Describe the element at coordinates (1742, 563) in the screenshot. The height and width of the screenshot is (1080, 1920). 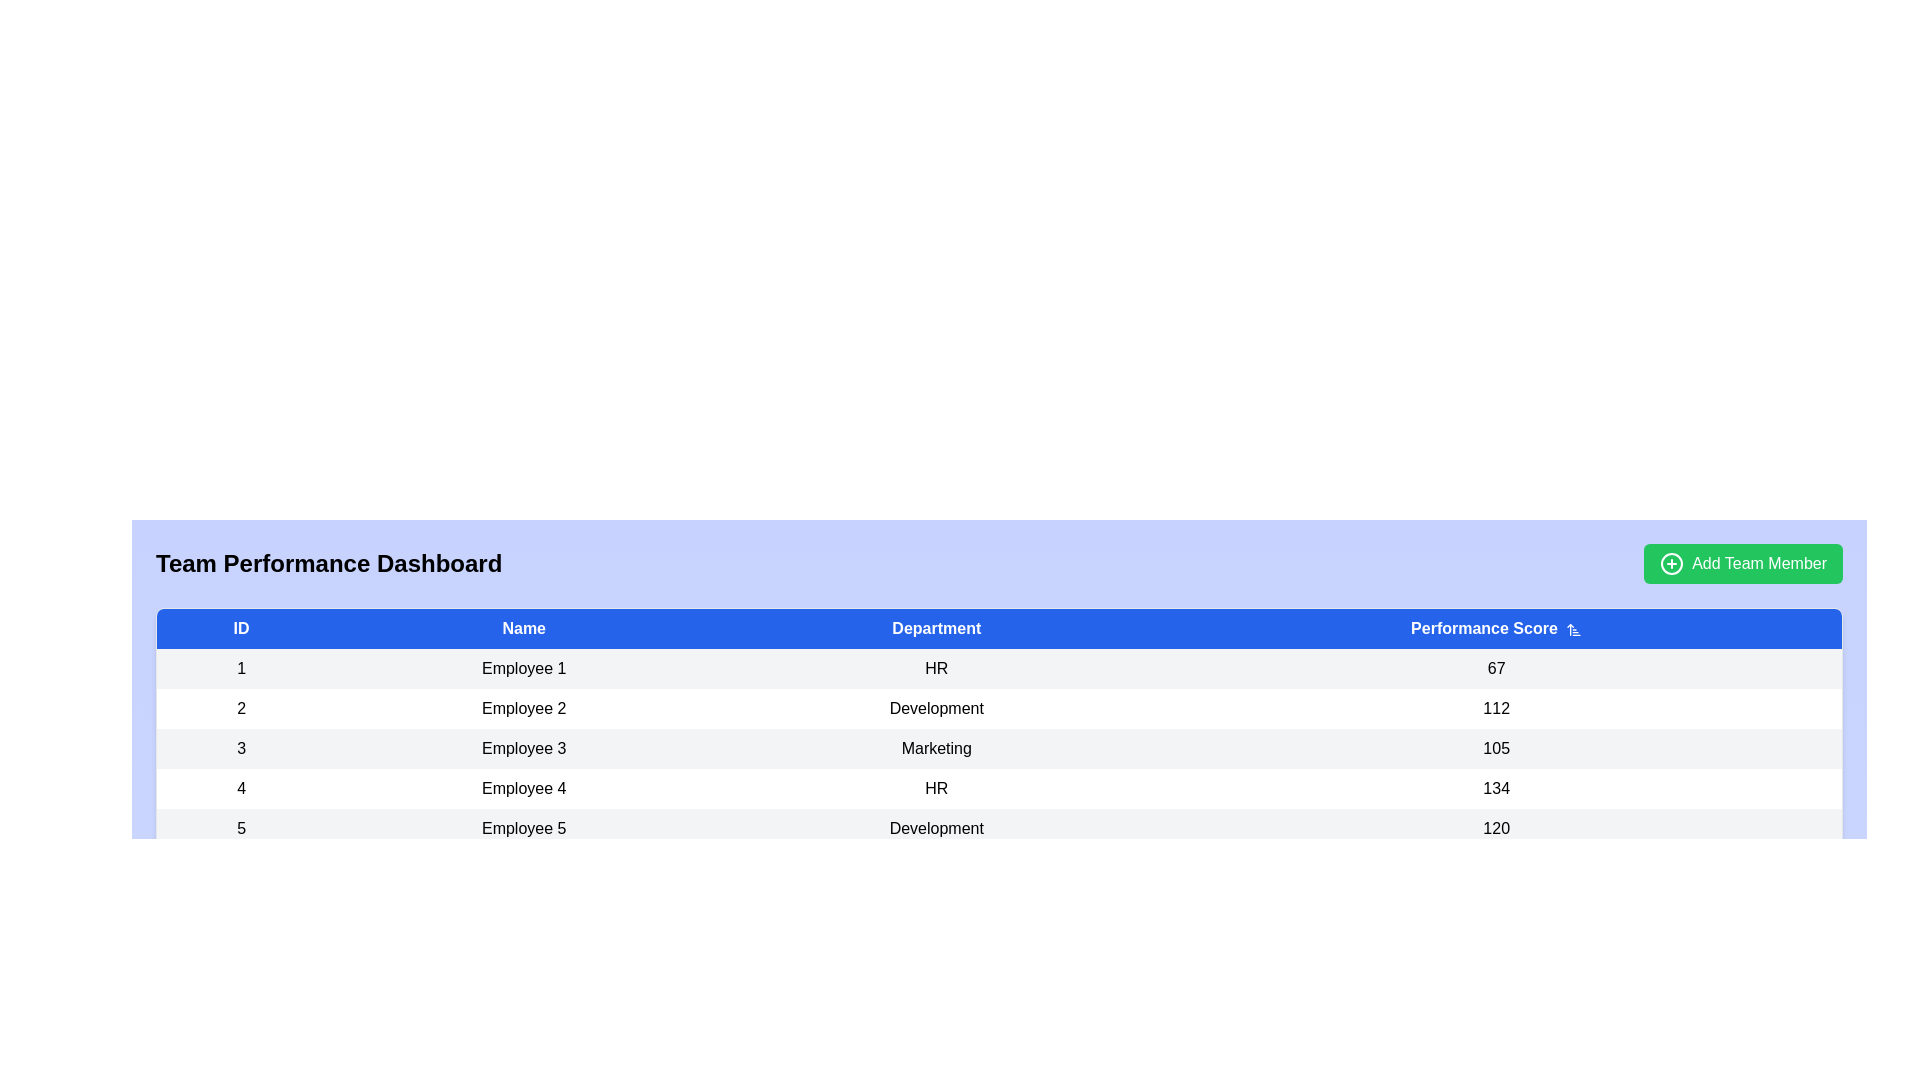
I see `'Add Team Member' button to trigger the action for adding a new member` at that location.